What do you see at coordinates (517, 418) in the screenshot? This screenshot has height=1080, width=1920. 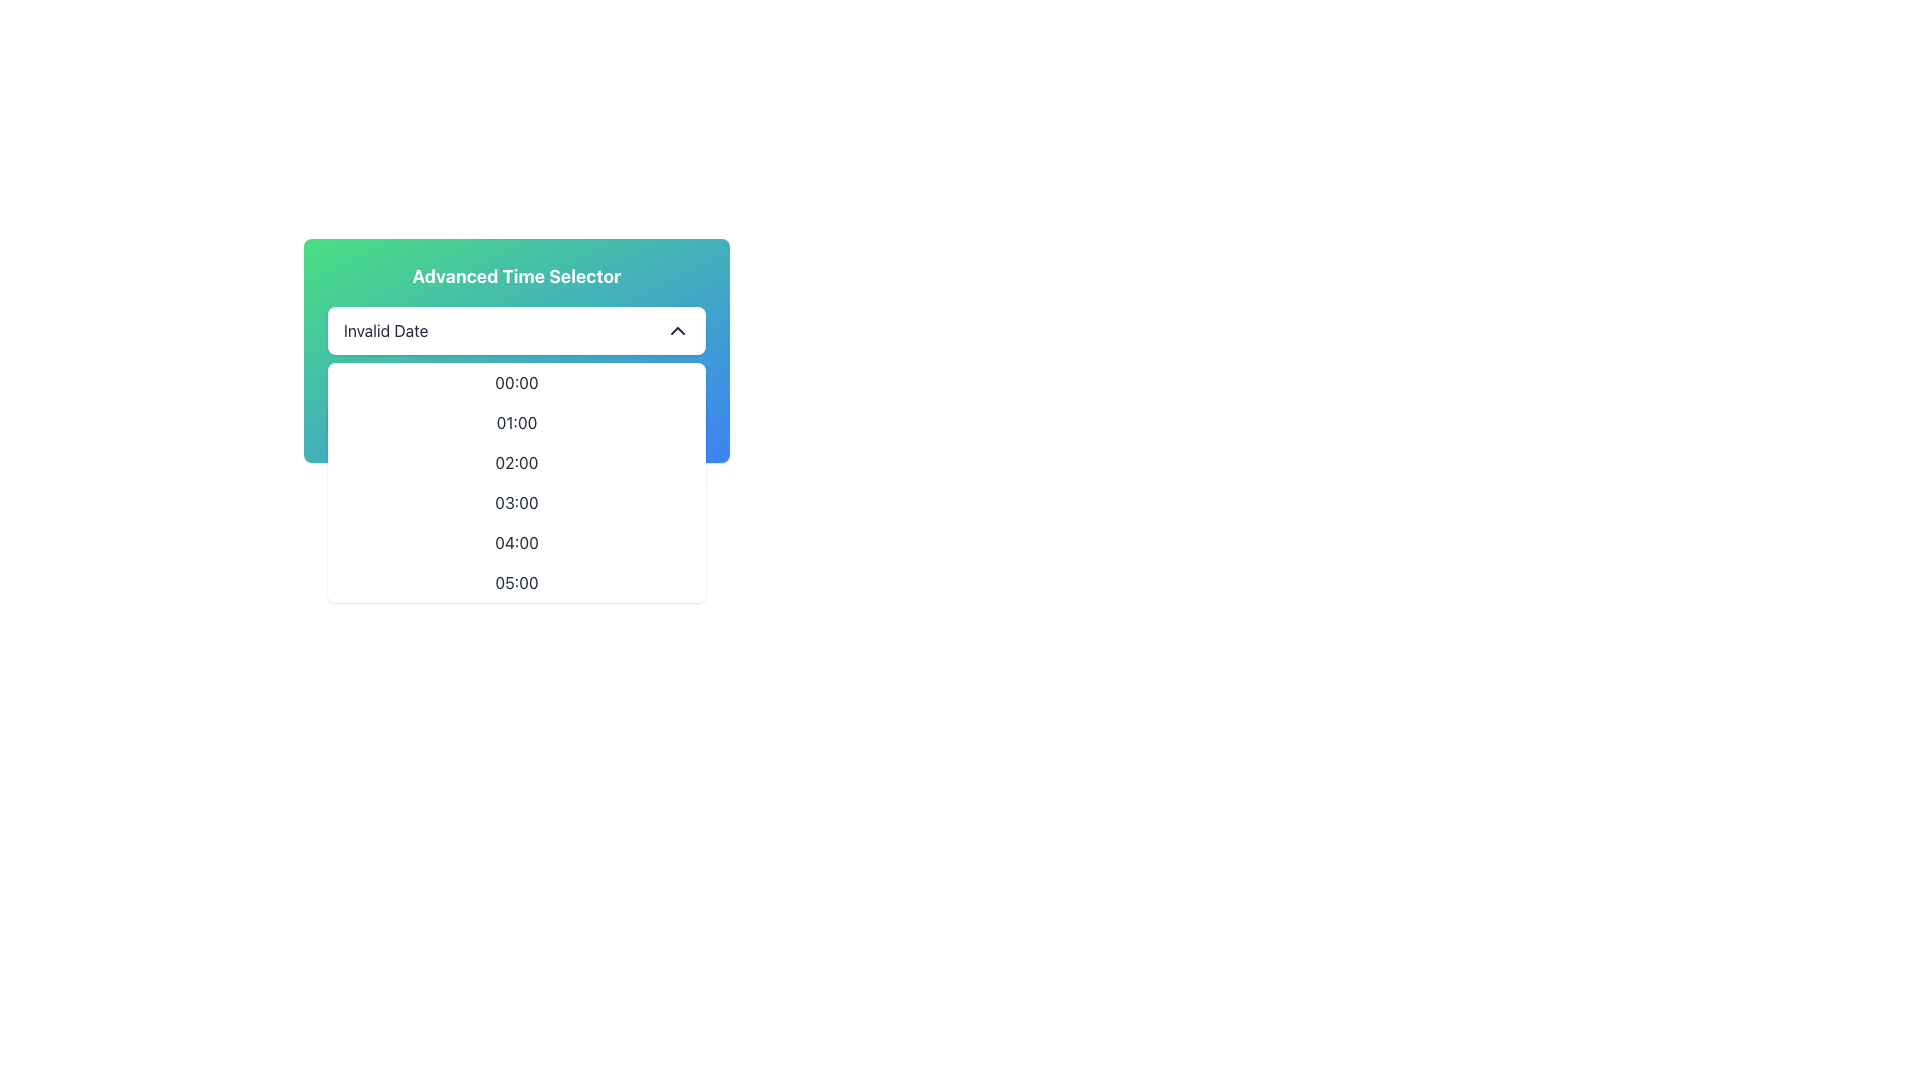 I see `the '12:00' button in the 'Quick Select' section for keyboard interaction` at bounding box center [517, 418].